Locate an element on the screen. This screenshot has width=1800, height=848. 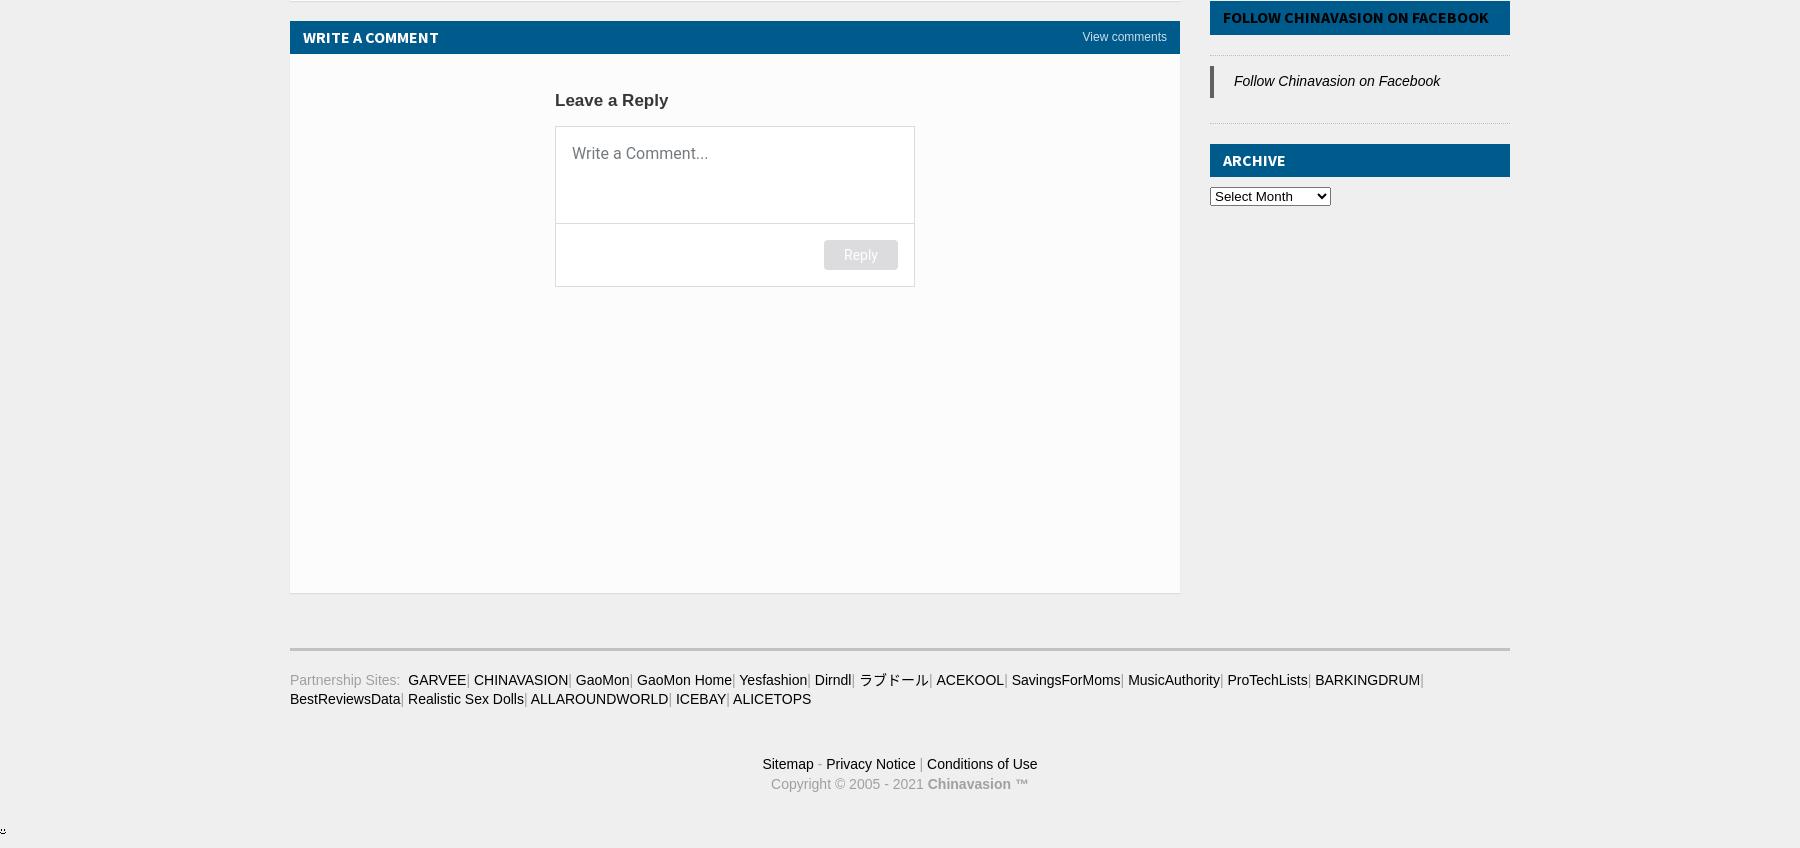
':' is located at coordinates (396, 677).